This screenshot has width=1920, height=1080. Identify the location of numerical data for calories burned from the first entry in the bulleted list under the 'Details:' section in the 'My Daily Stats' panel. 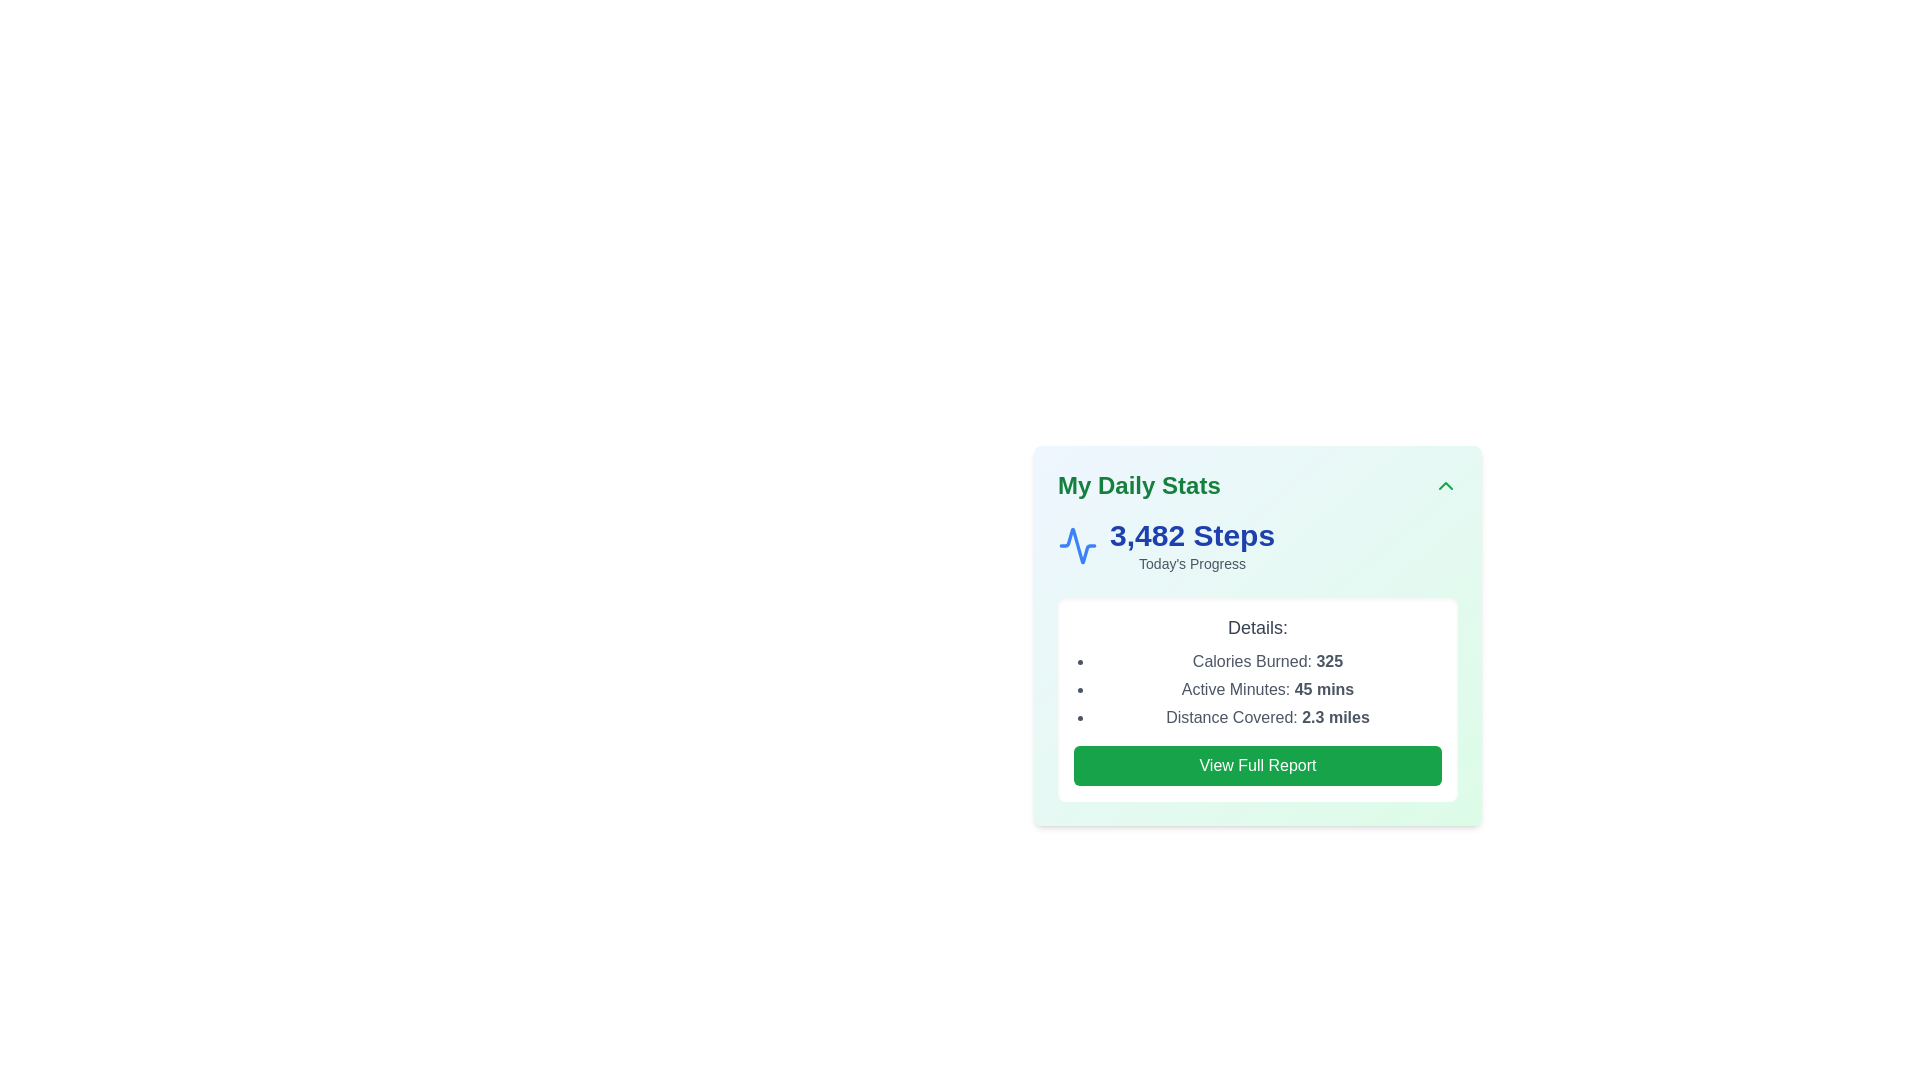
(1266, 662).